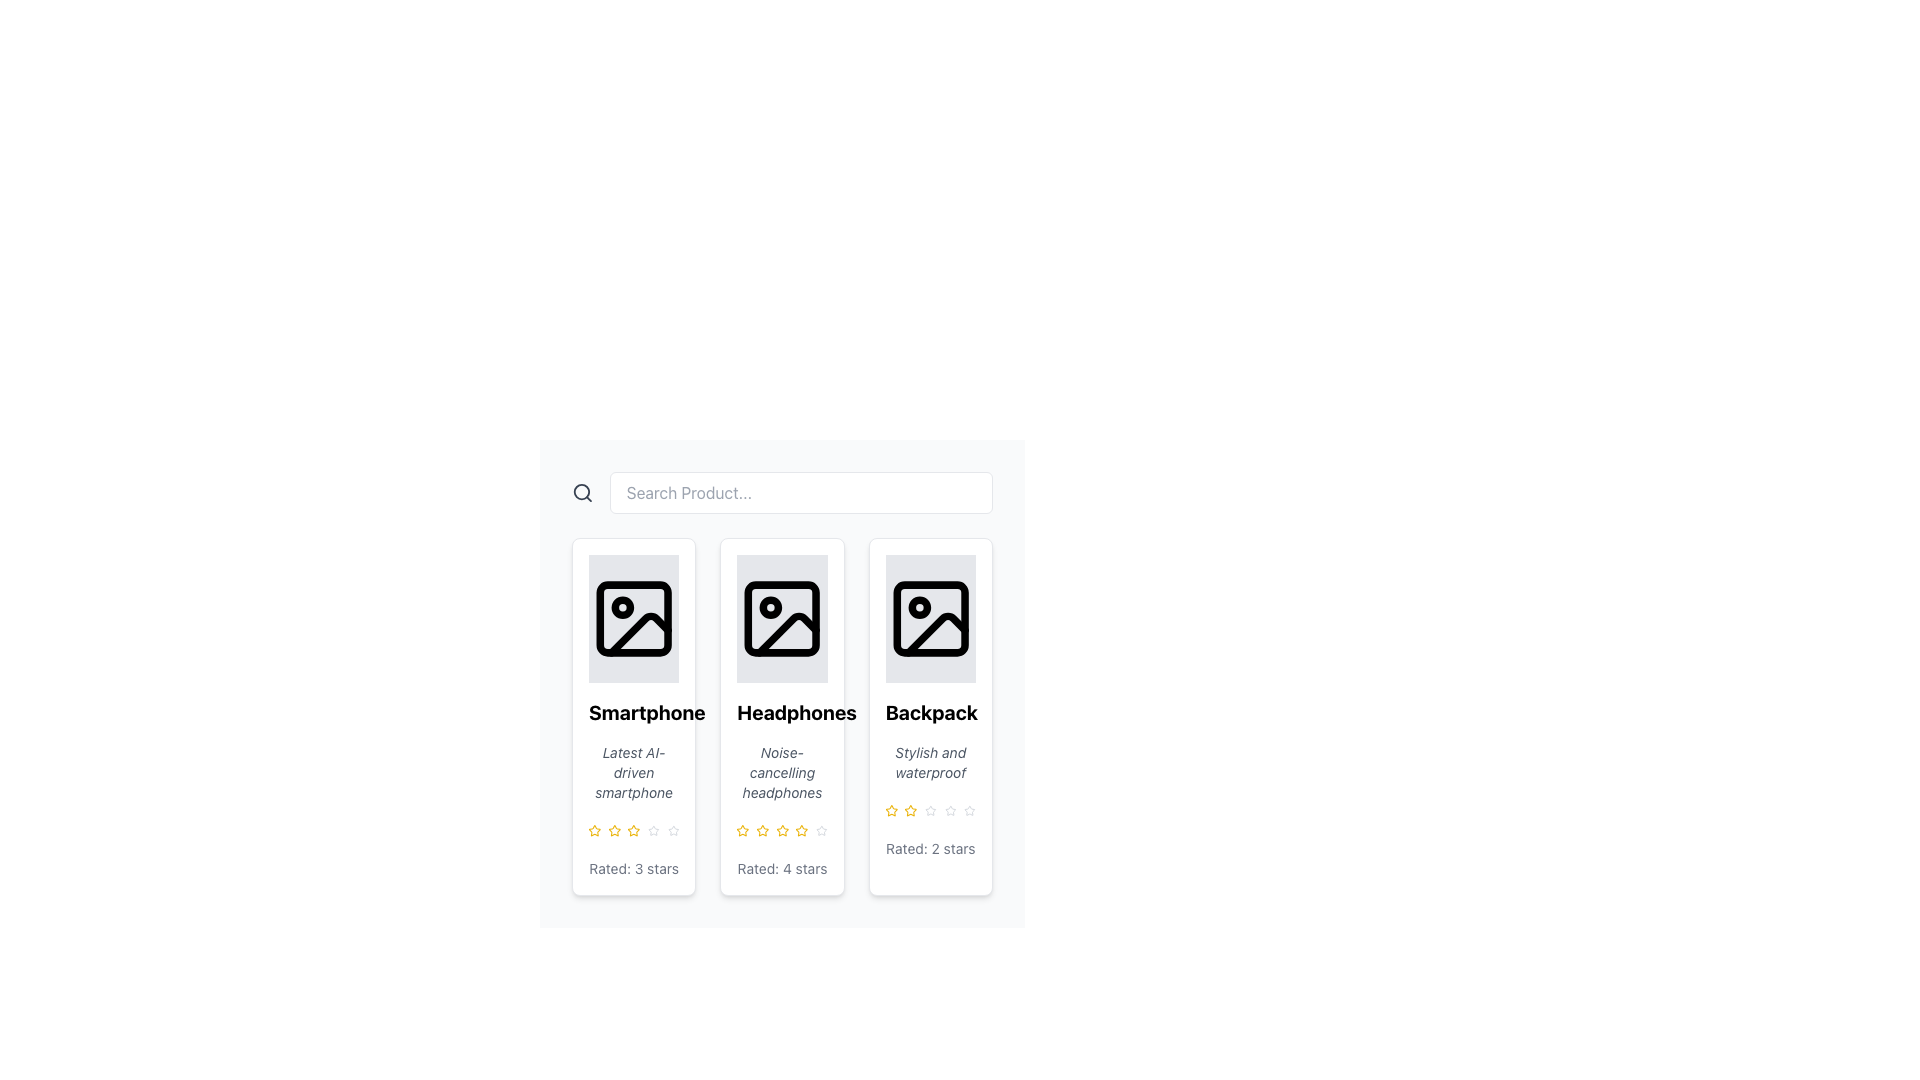 The height and width of the screenshot is (1080, 1920). I want to click on the circular component of the magnifying glass icon within the SVG that symbolizes search functionality, so click(580, 492).